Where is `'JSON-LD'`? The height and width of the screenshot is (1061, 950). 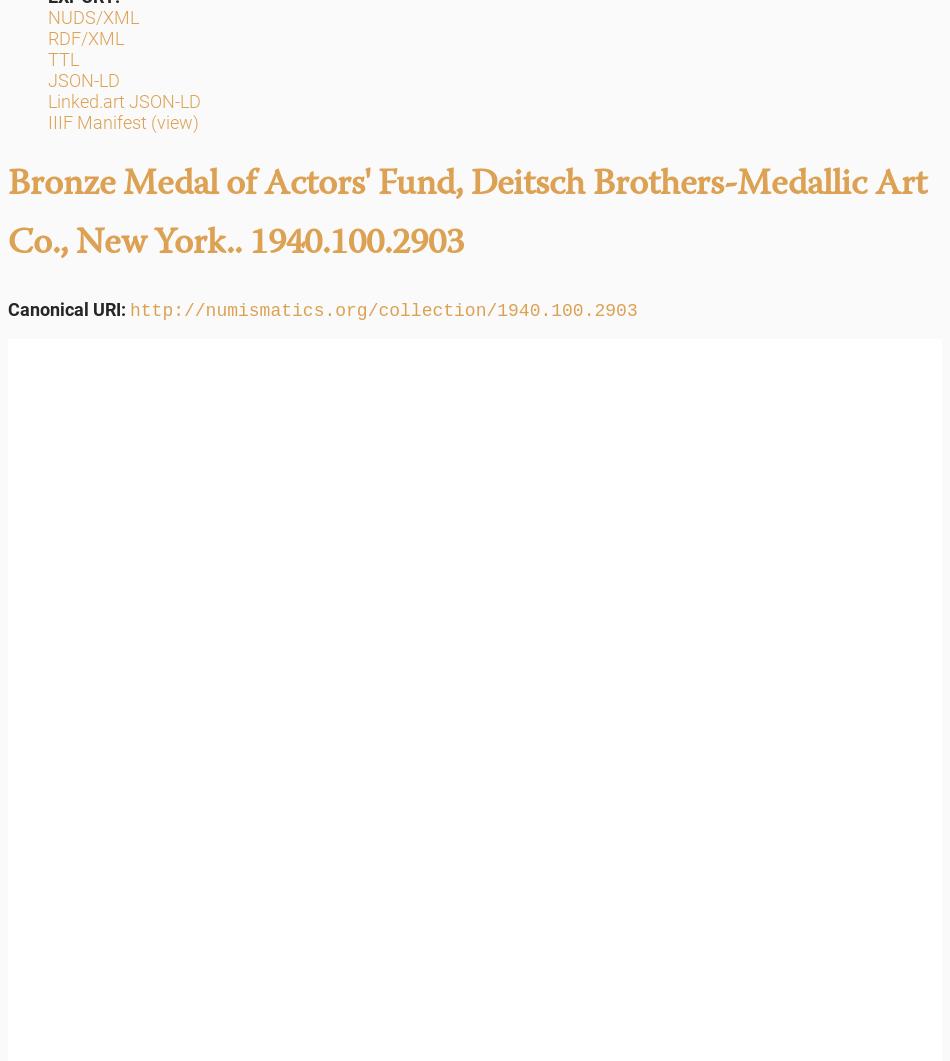
'JSON-LD' is located at coordinates (83, 80).